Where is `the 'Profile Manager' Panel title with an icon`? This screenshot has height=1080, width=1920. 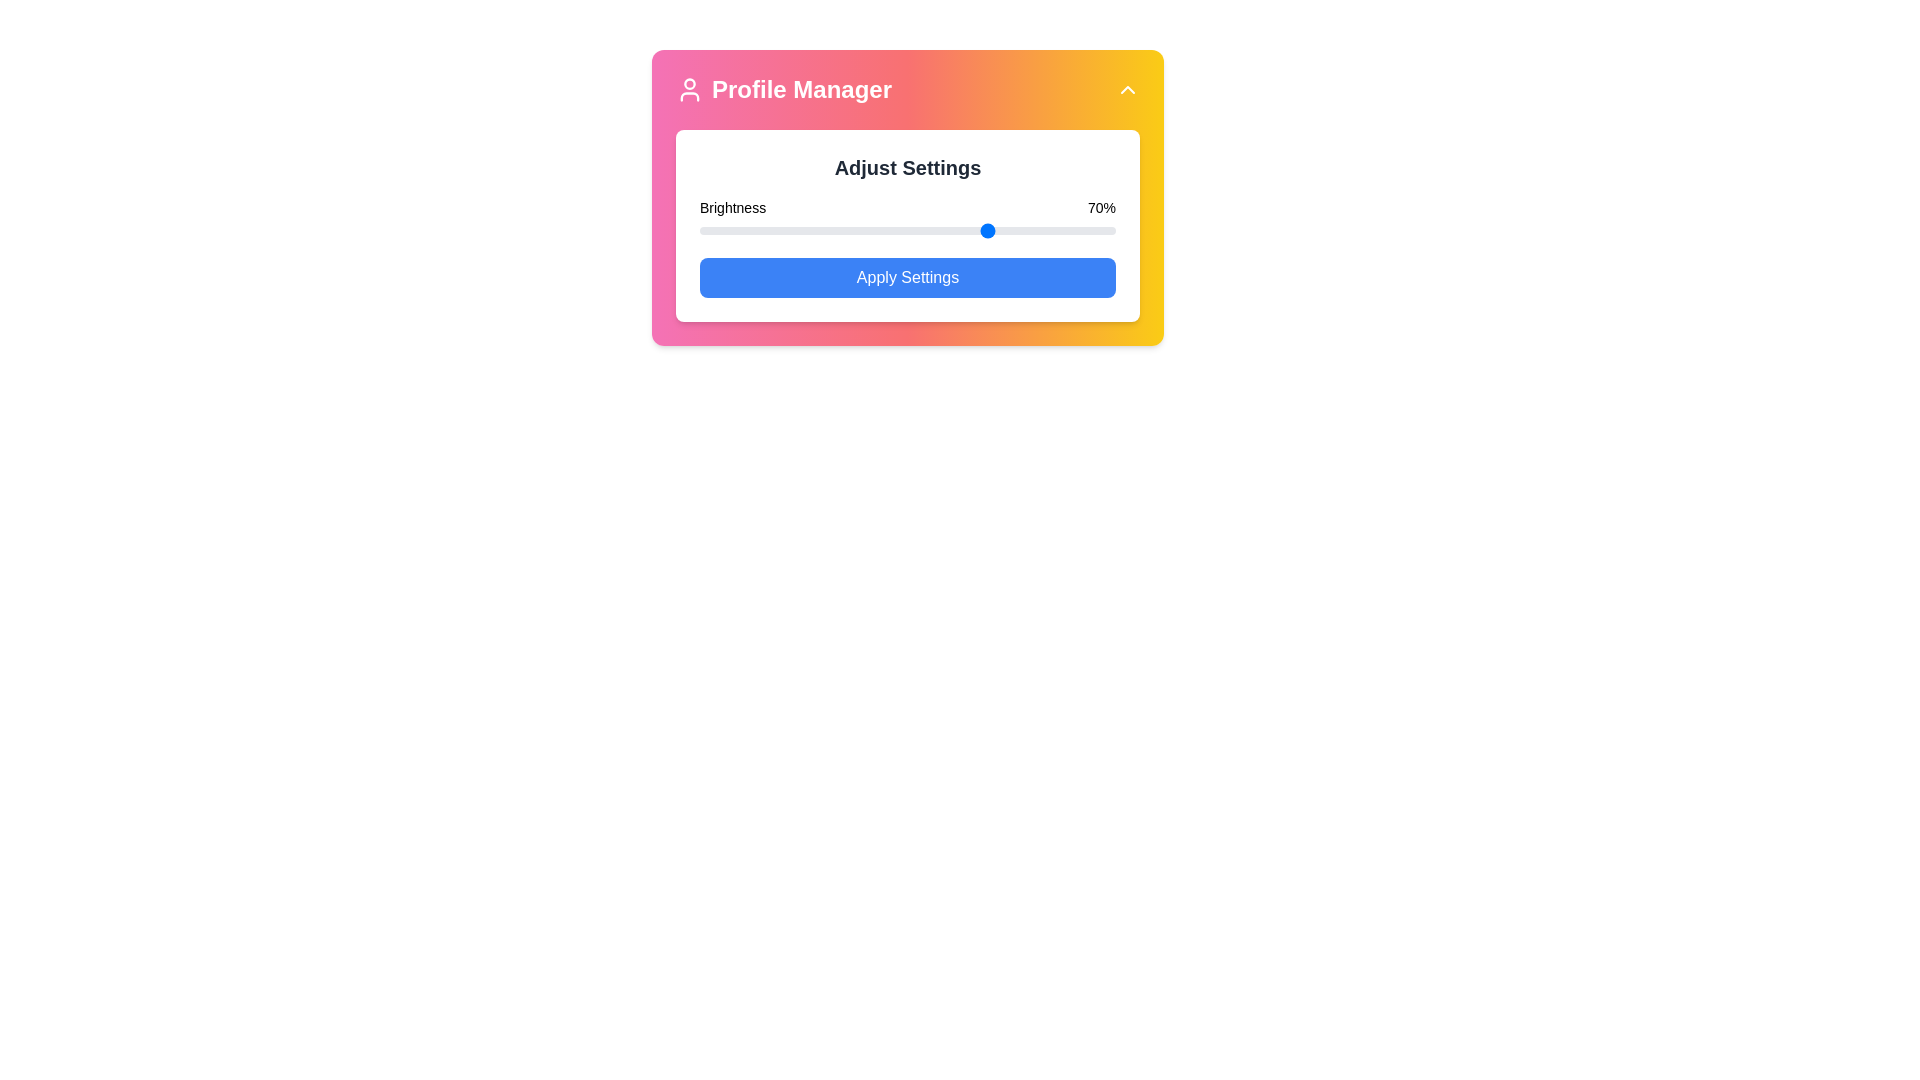 the 'Profile Manager' Panel title with an icon is located at coordinates (782, 88).